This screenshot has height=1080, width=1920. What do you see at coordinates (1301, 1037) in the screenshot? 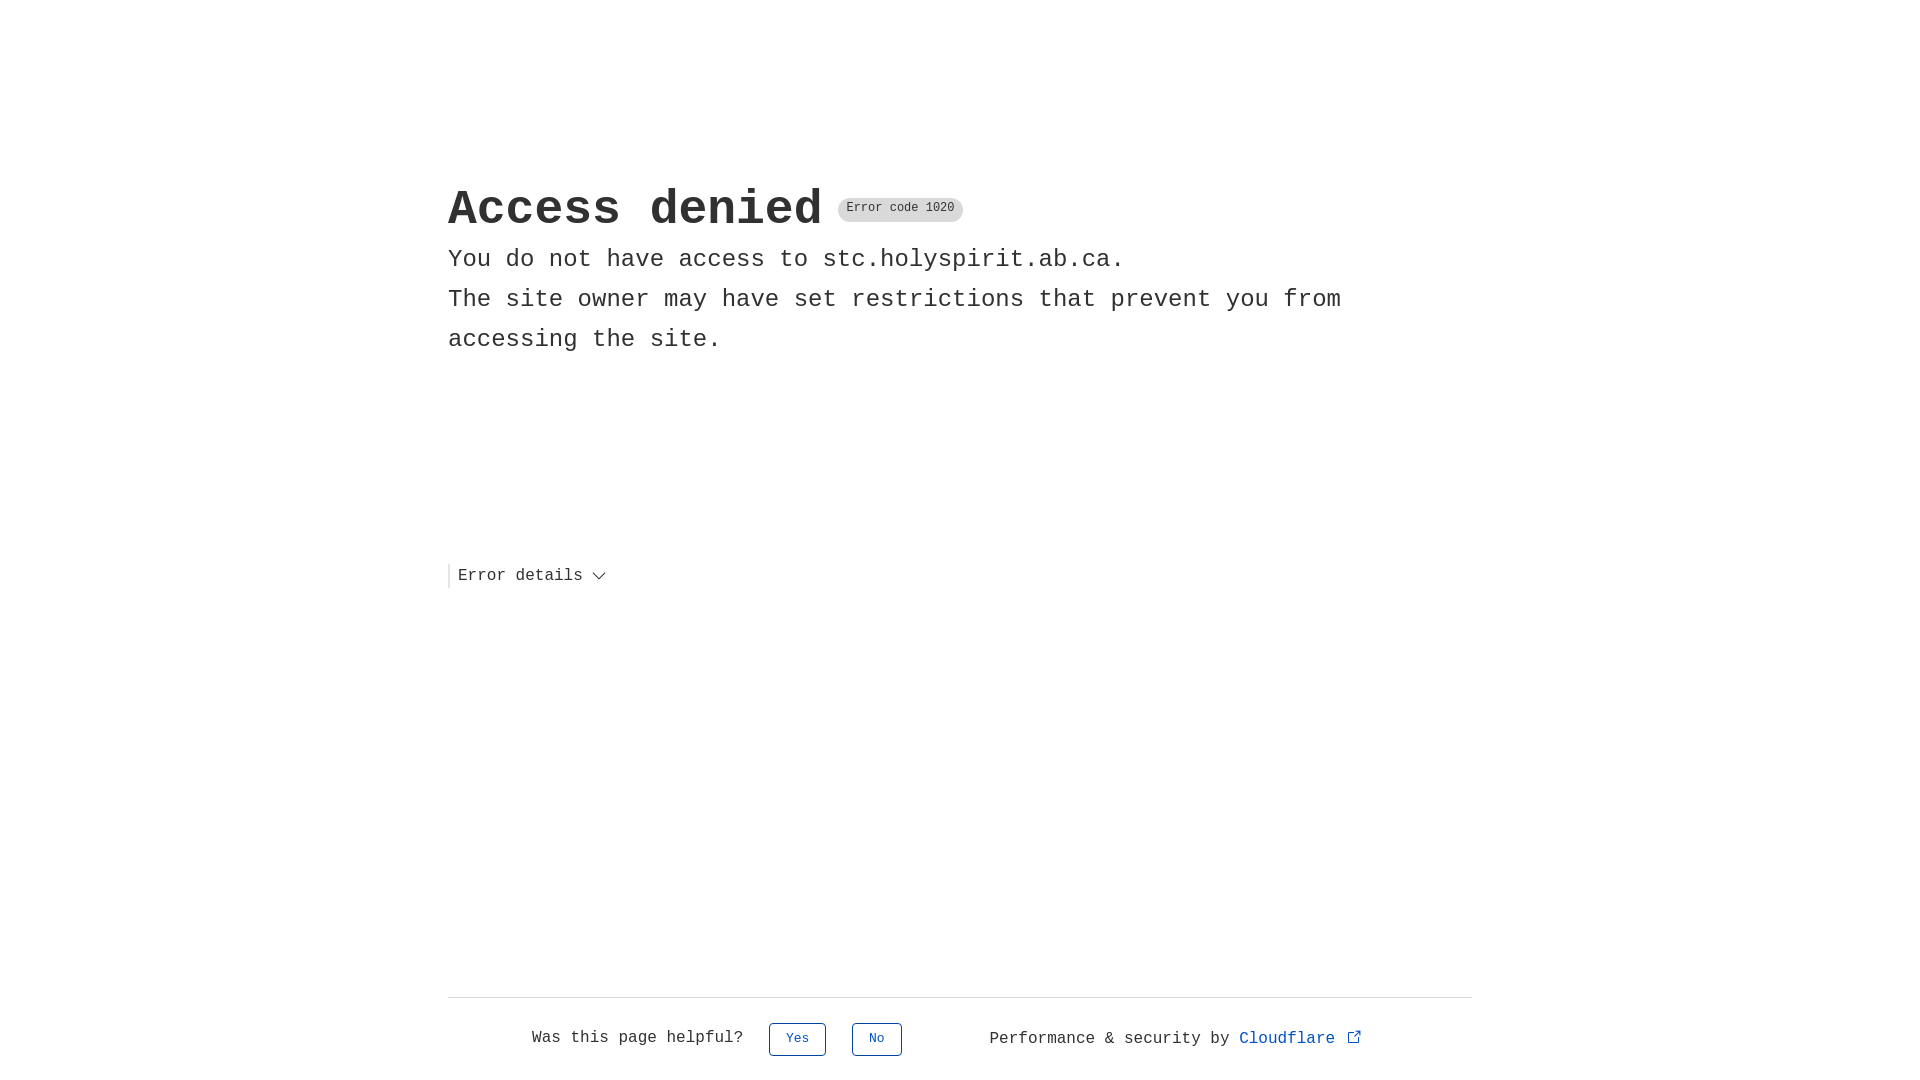
I see `'Cloudflare'` at bounding box center [1301, 1037].